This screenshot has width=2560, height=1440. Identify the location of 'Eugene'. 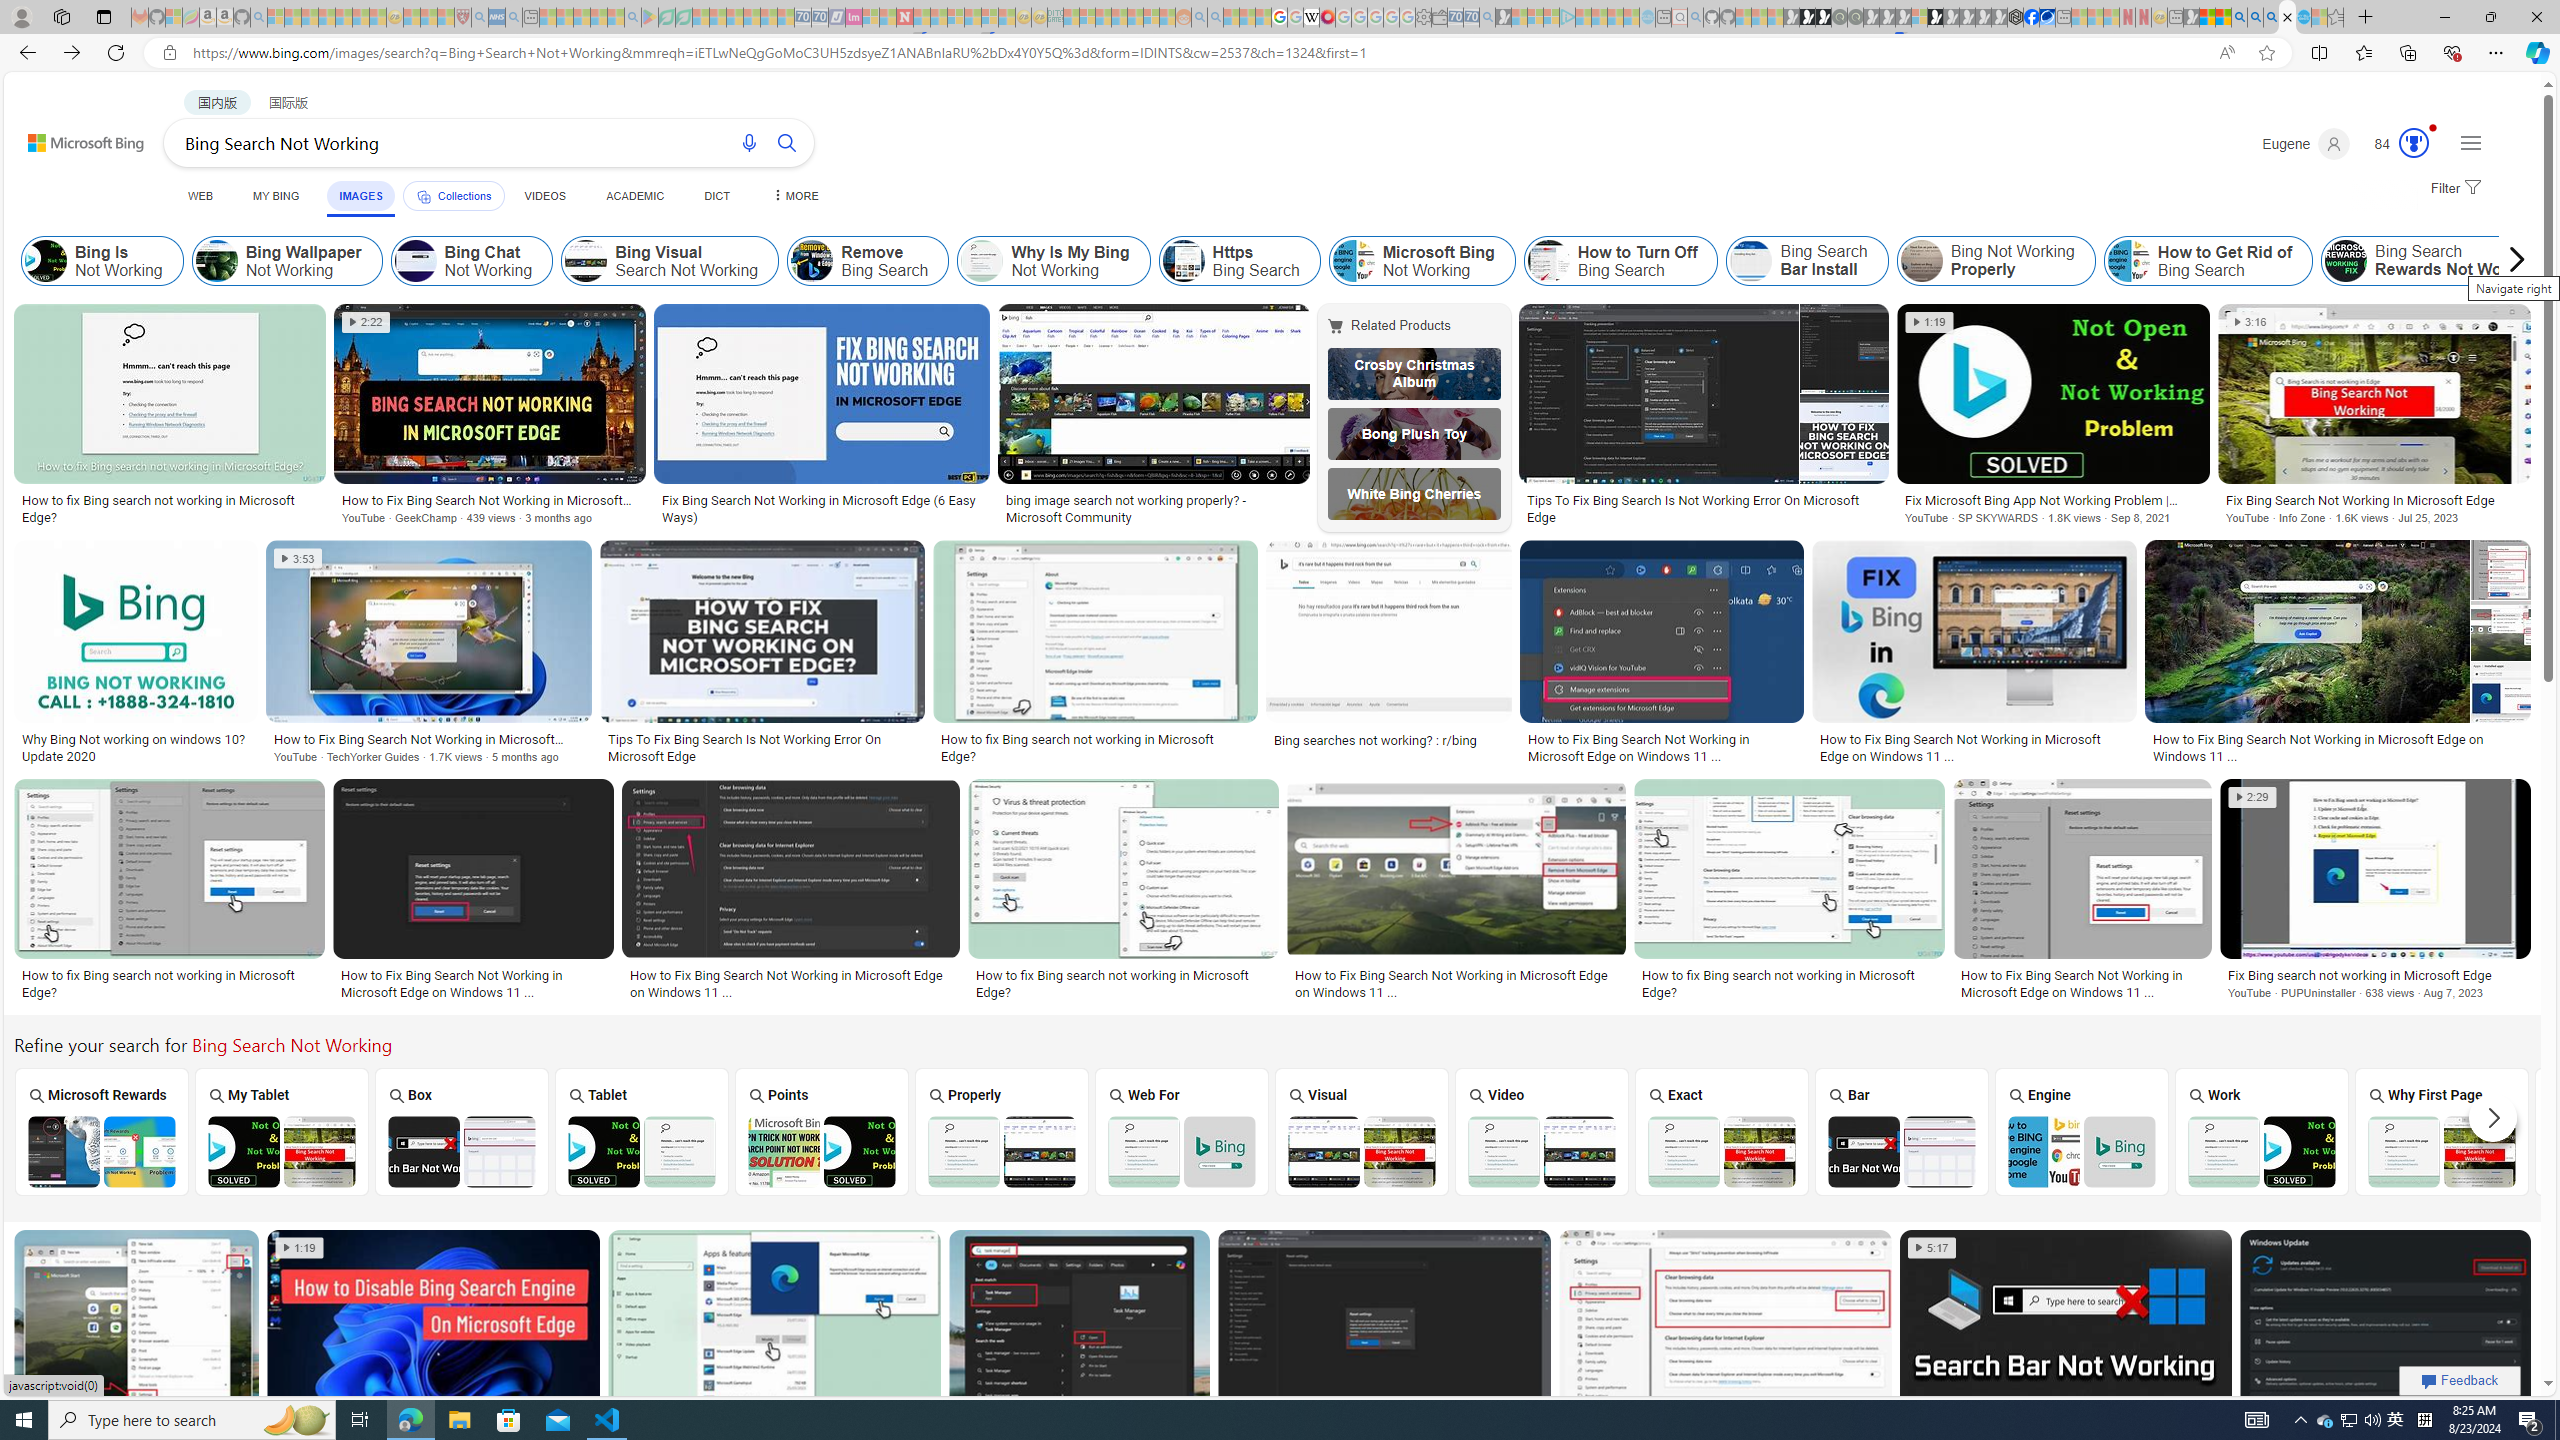
(2306, 143).